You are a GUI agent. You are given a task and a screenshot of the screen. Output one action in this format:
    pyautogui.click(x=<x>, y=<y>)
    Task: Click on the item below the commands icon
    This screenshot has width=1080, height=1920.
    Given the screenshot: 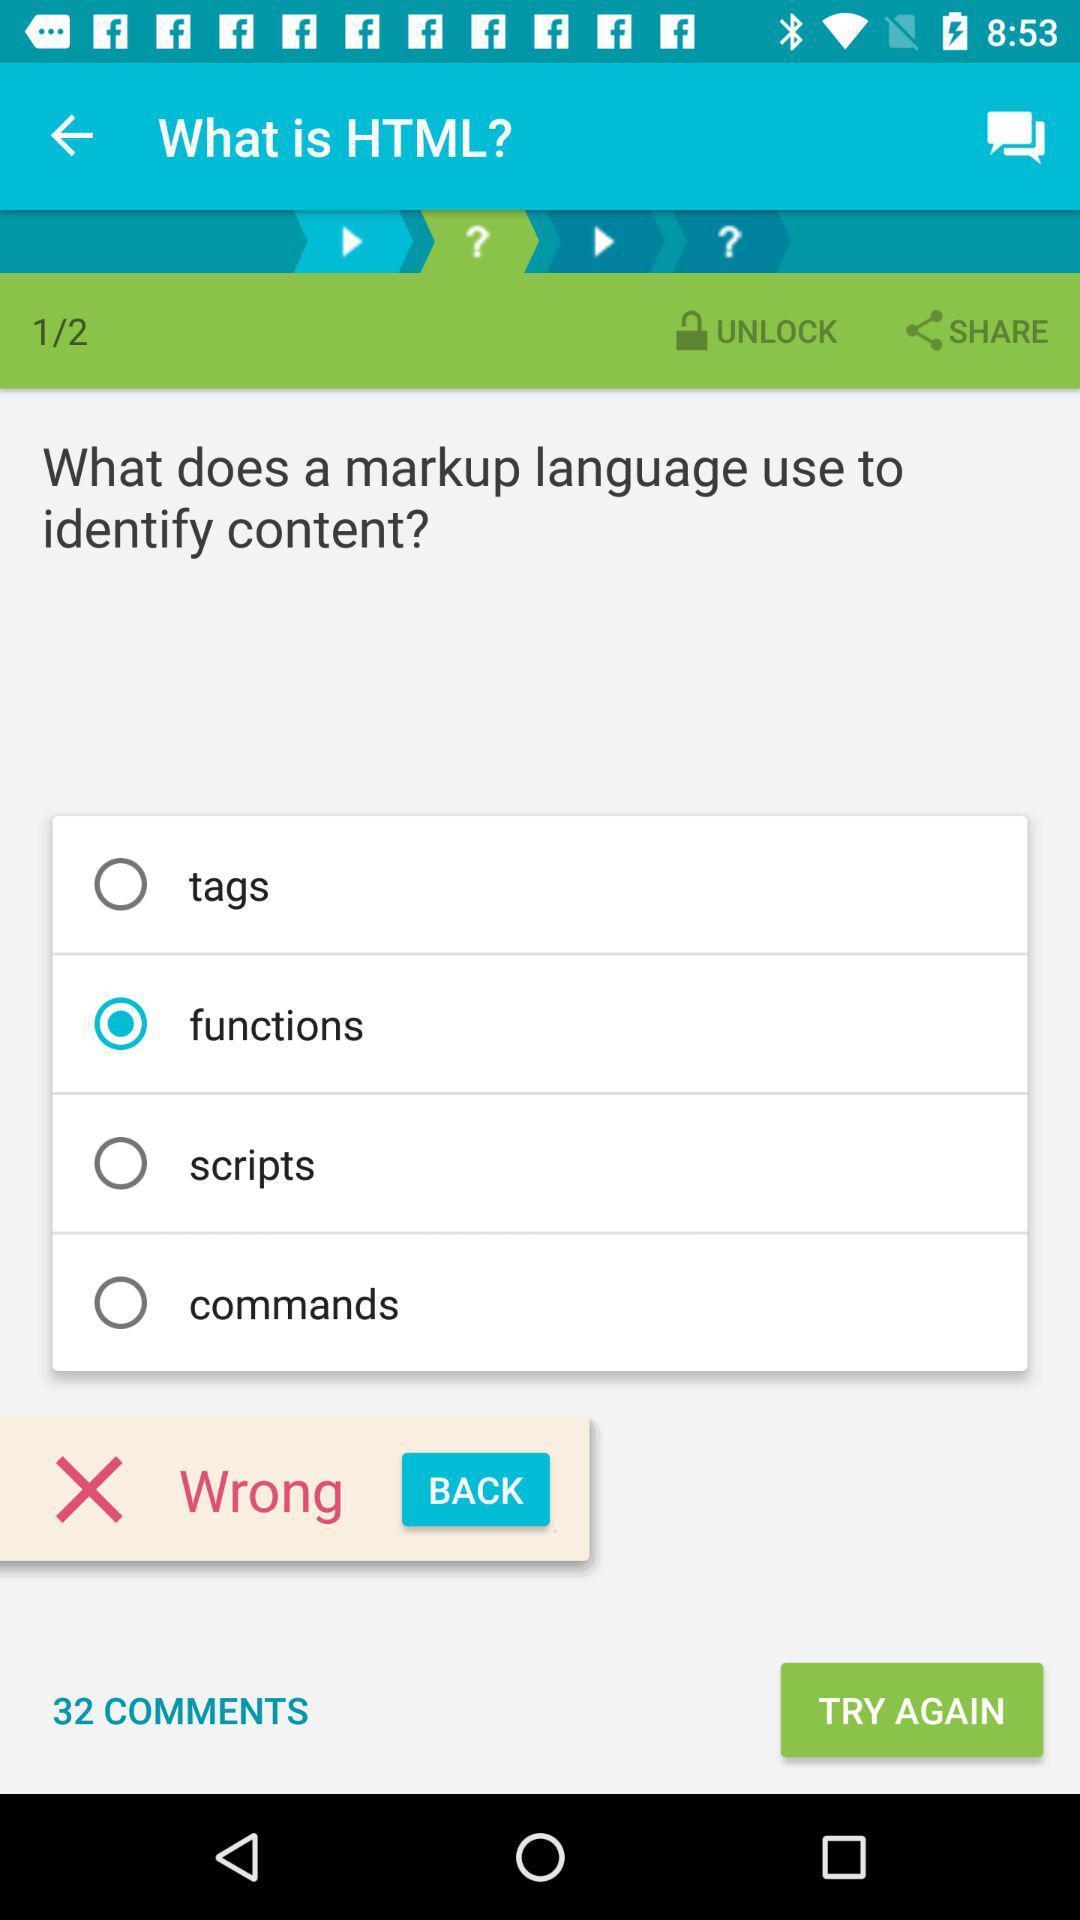 What is the action you would take?
    pyautogui.click(x=475, y=1489)
    